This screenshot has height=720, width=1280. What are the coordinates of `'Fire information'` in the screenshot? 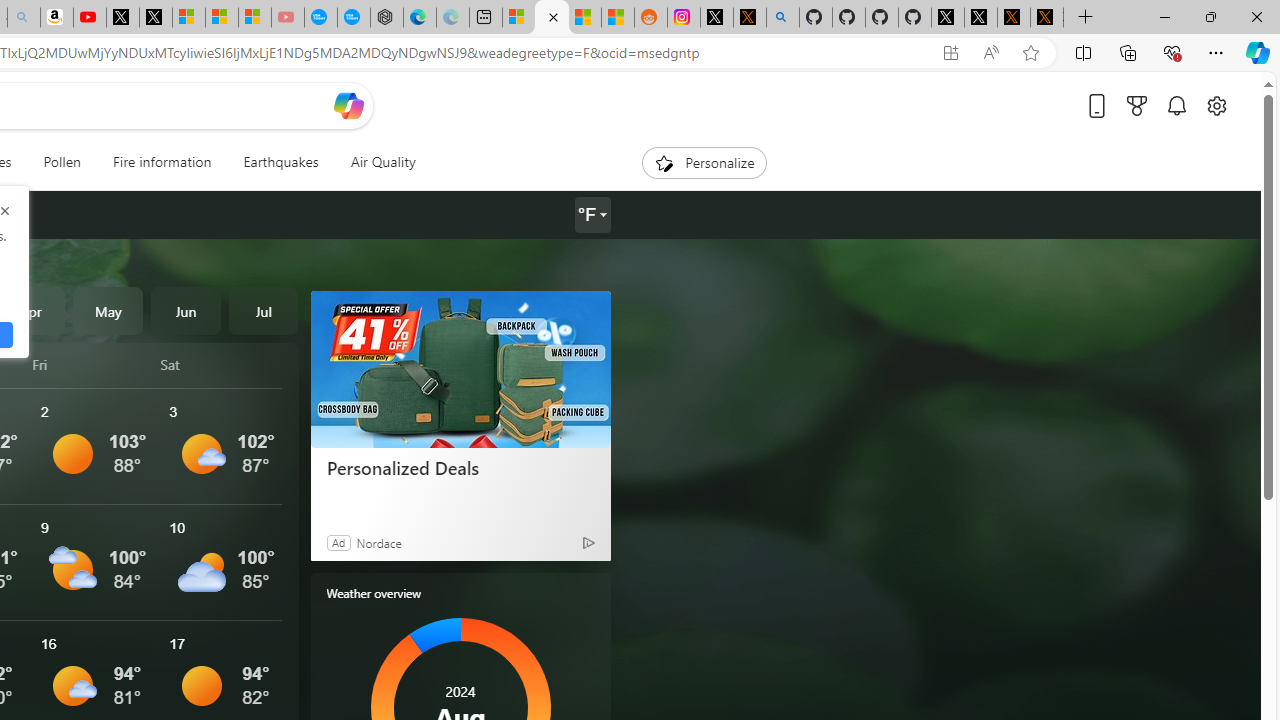 It's located at (161, 162).